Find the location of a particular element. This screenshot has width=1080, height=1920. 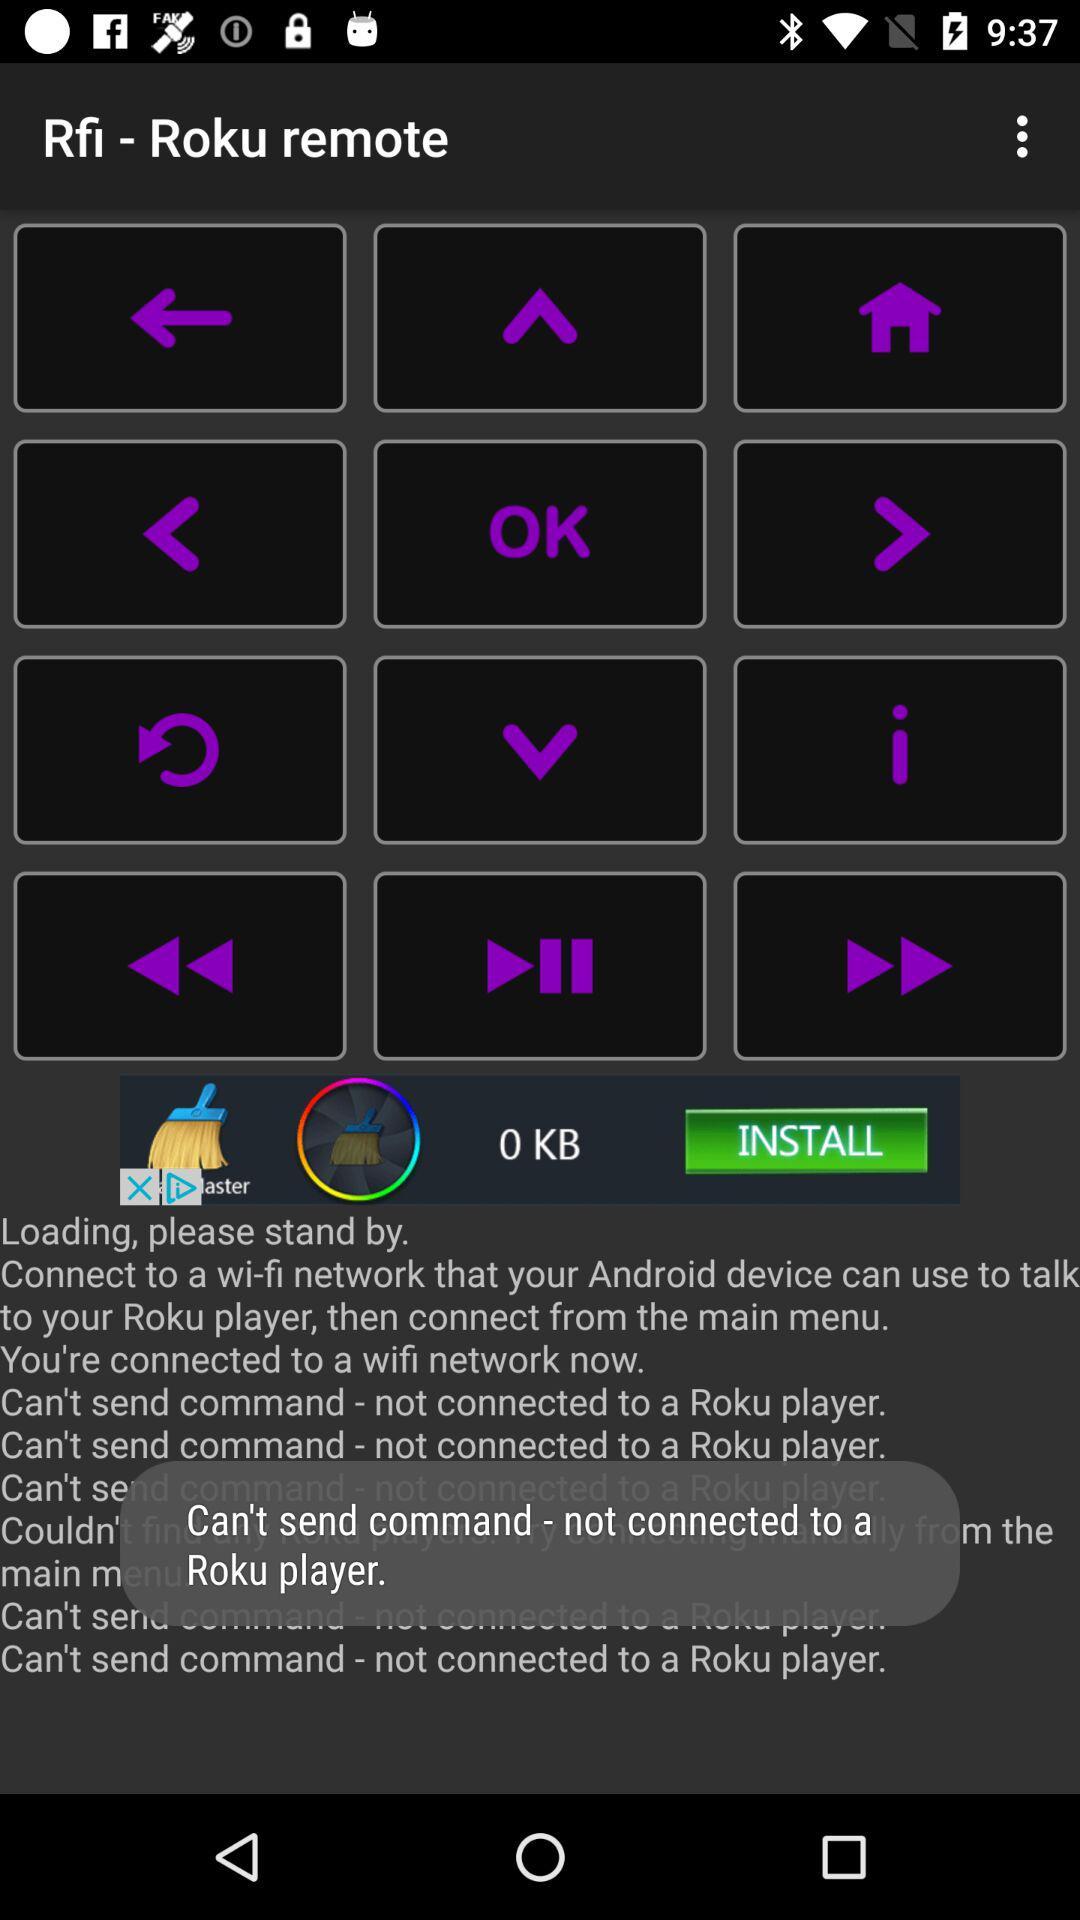

0 kb install is located at coordinates (540, 1139).